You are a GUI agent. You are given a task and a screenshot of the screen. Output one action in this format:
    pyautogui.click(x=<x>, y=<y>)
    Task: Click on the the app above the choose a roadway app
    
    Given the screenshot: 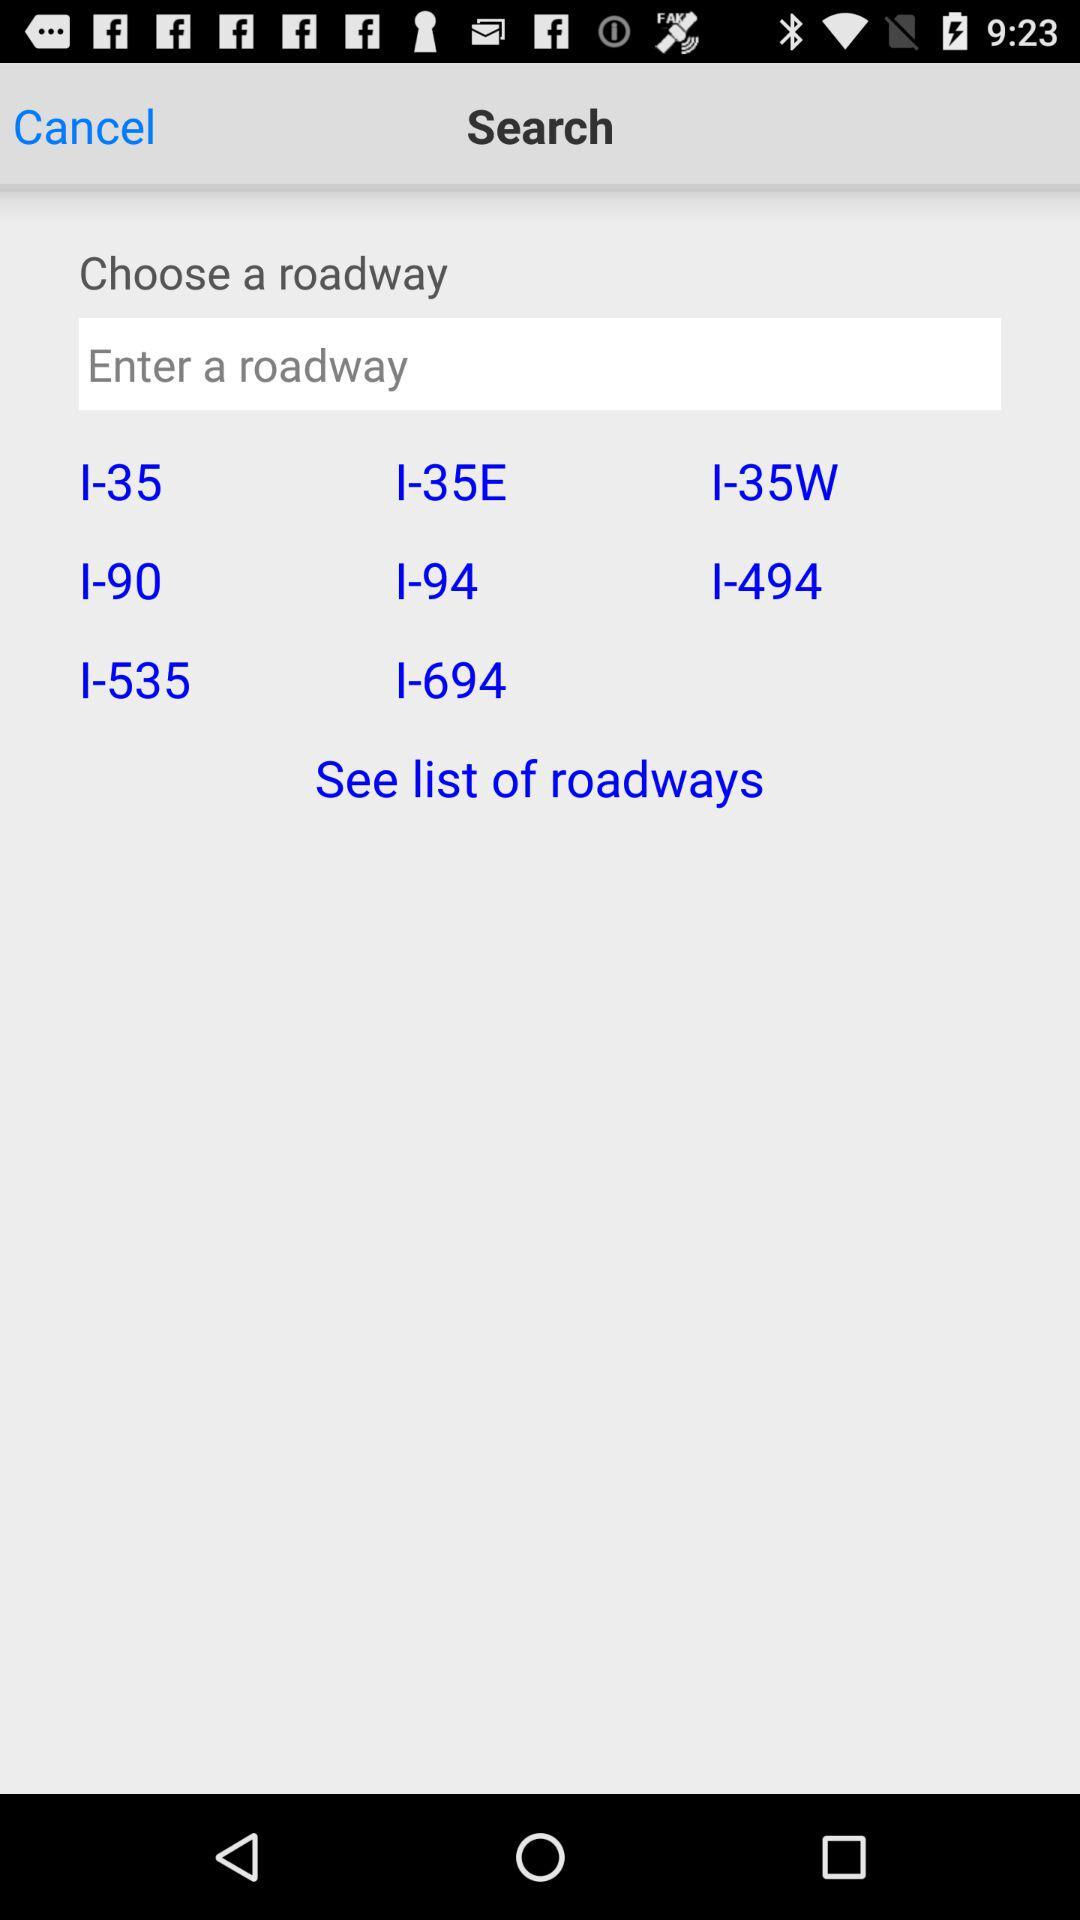 What is the action you would take?
    pyautogui.click(x=83, y=124)
    